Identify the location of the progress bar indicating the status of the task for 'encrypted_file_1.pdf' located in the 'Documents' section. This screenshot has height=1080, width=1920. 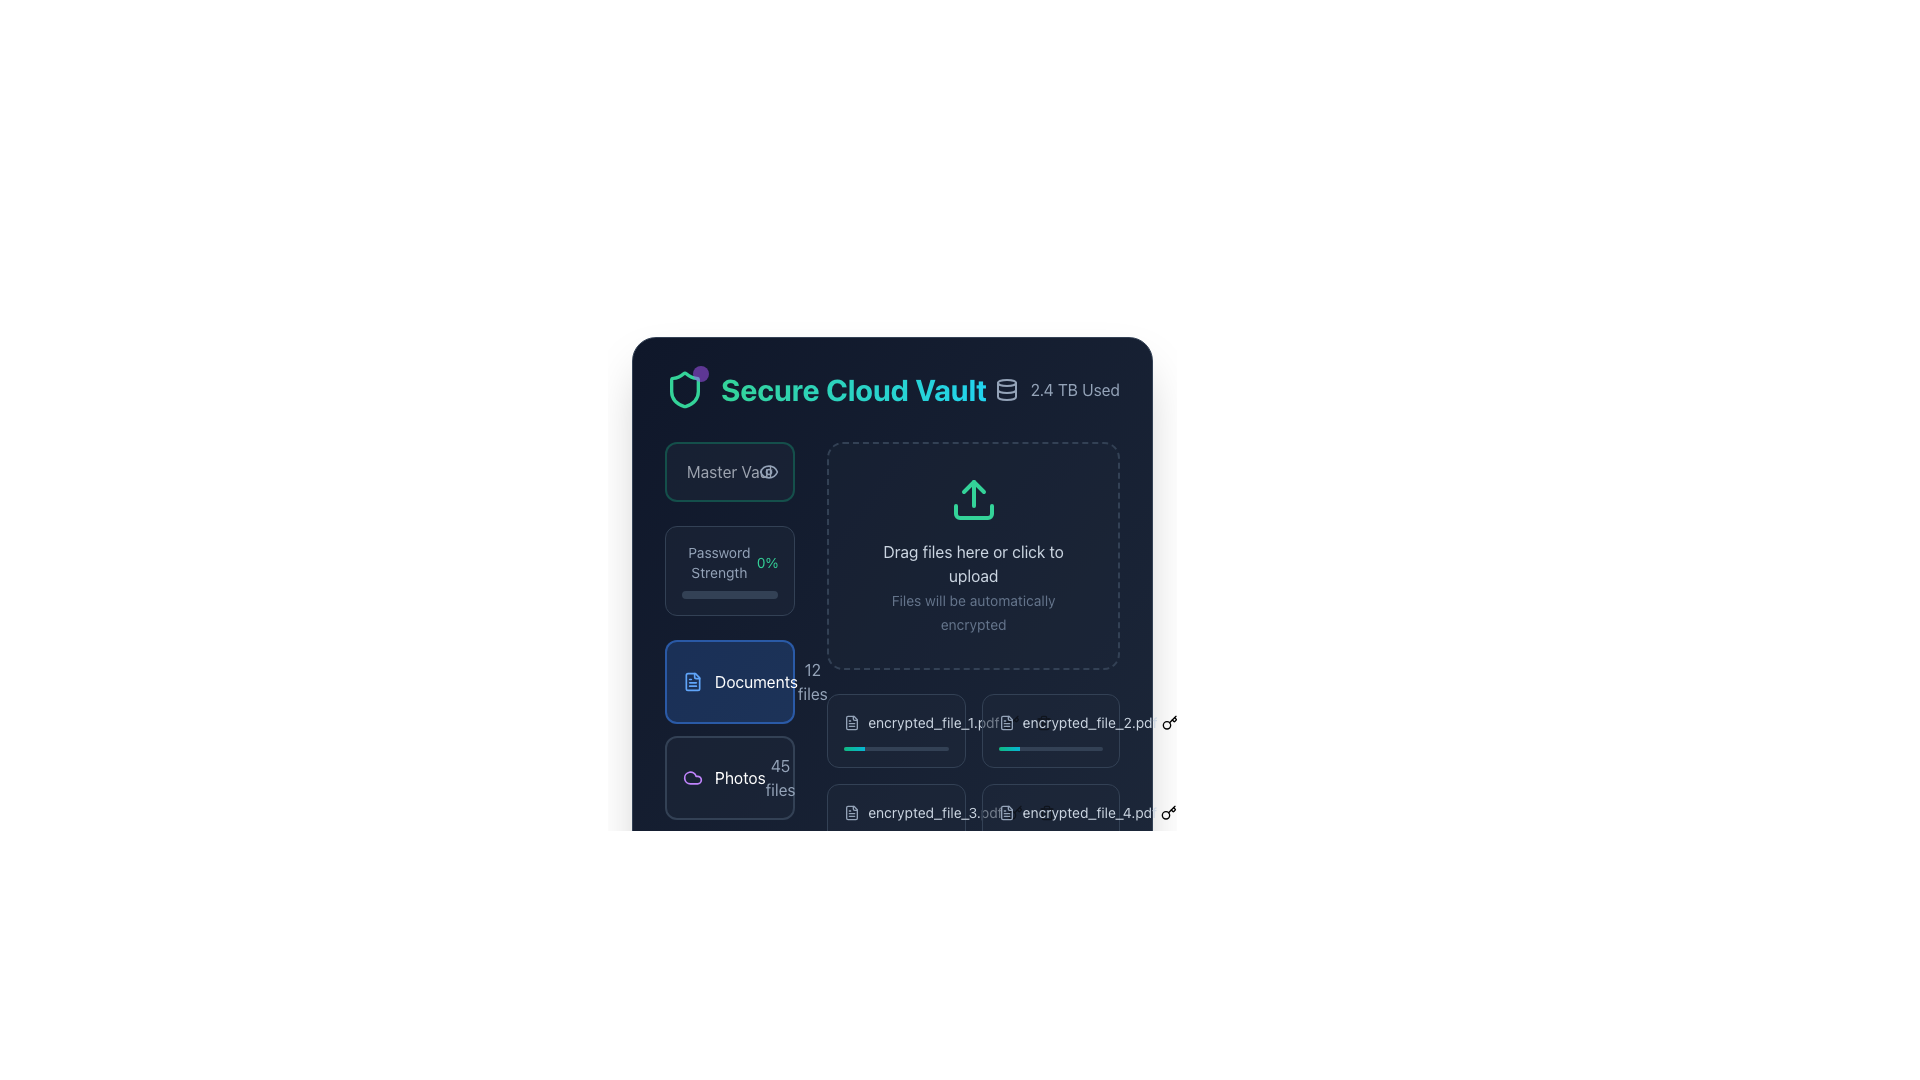
(895, 748).